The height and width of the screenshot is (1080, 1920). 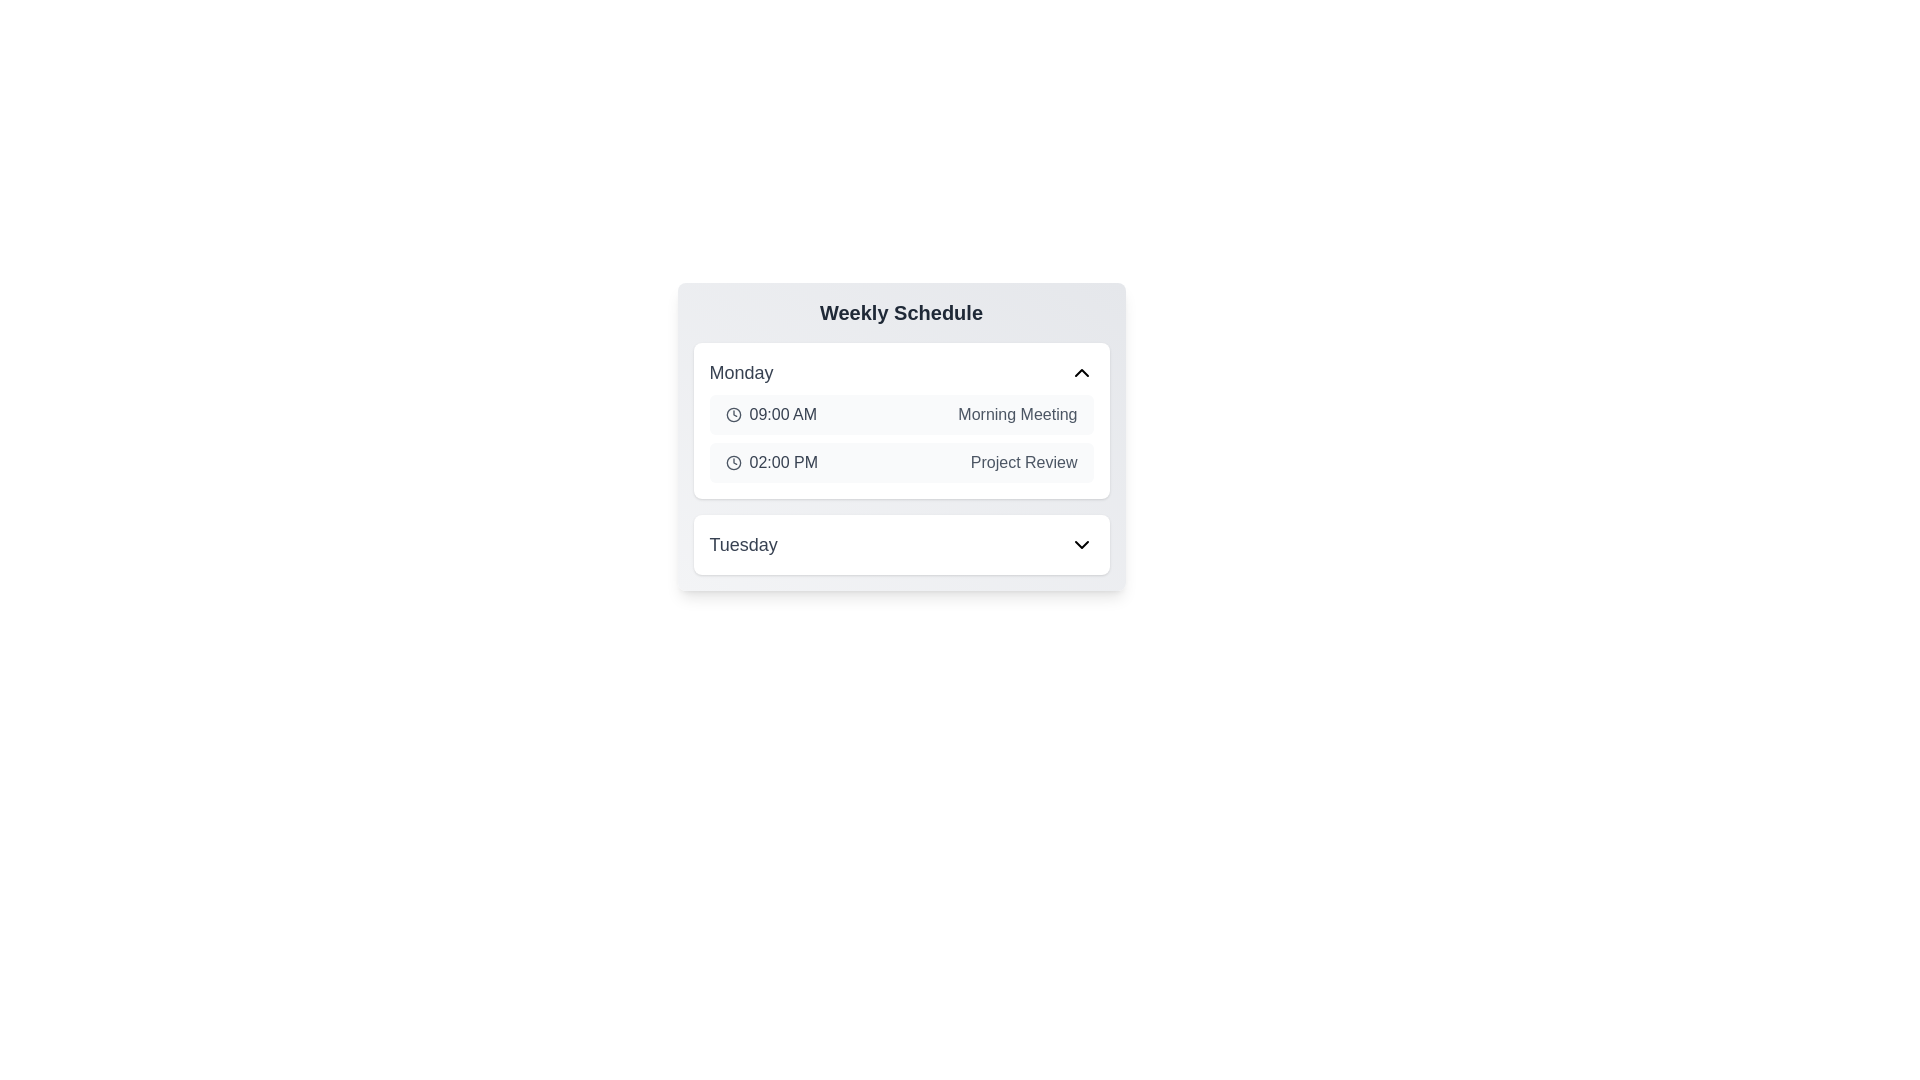 I want to click on the static text label displaying the title 'Morning Meeting', which is right-aligned and shows the meeting time at 9:00 AM on Monday, so click(x=1017, y=414).